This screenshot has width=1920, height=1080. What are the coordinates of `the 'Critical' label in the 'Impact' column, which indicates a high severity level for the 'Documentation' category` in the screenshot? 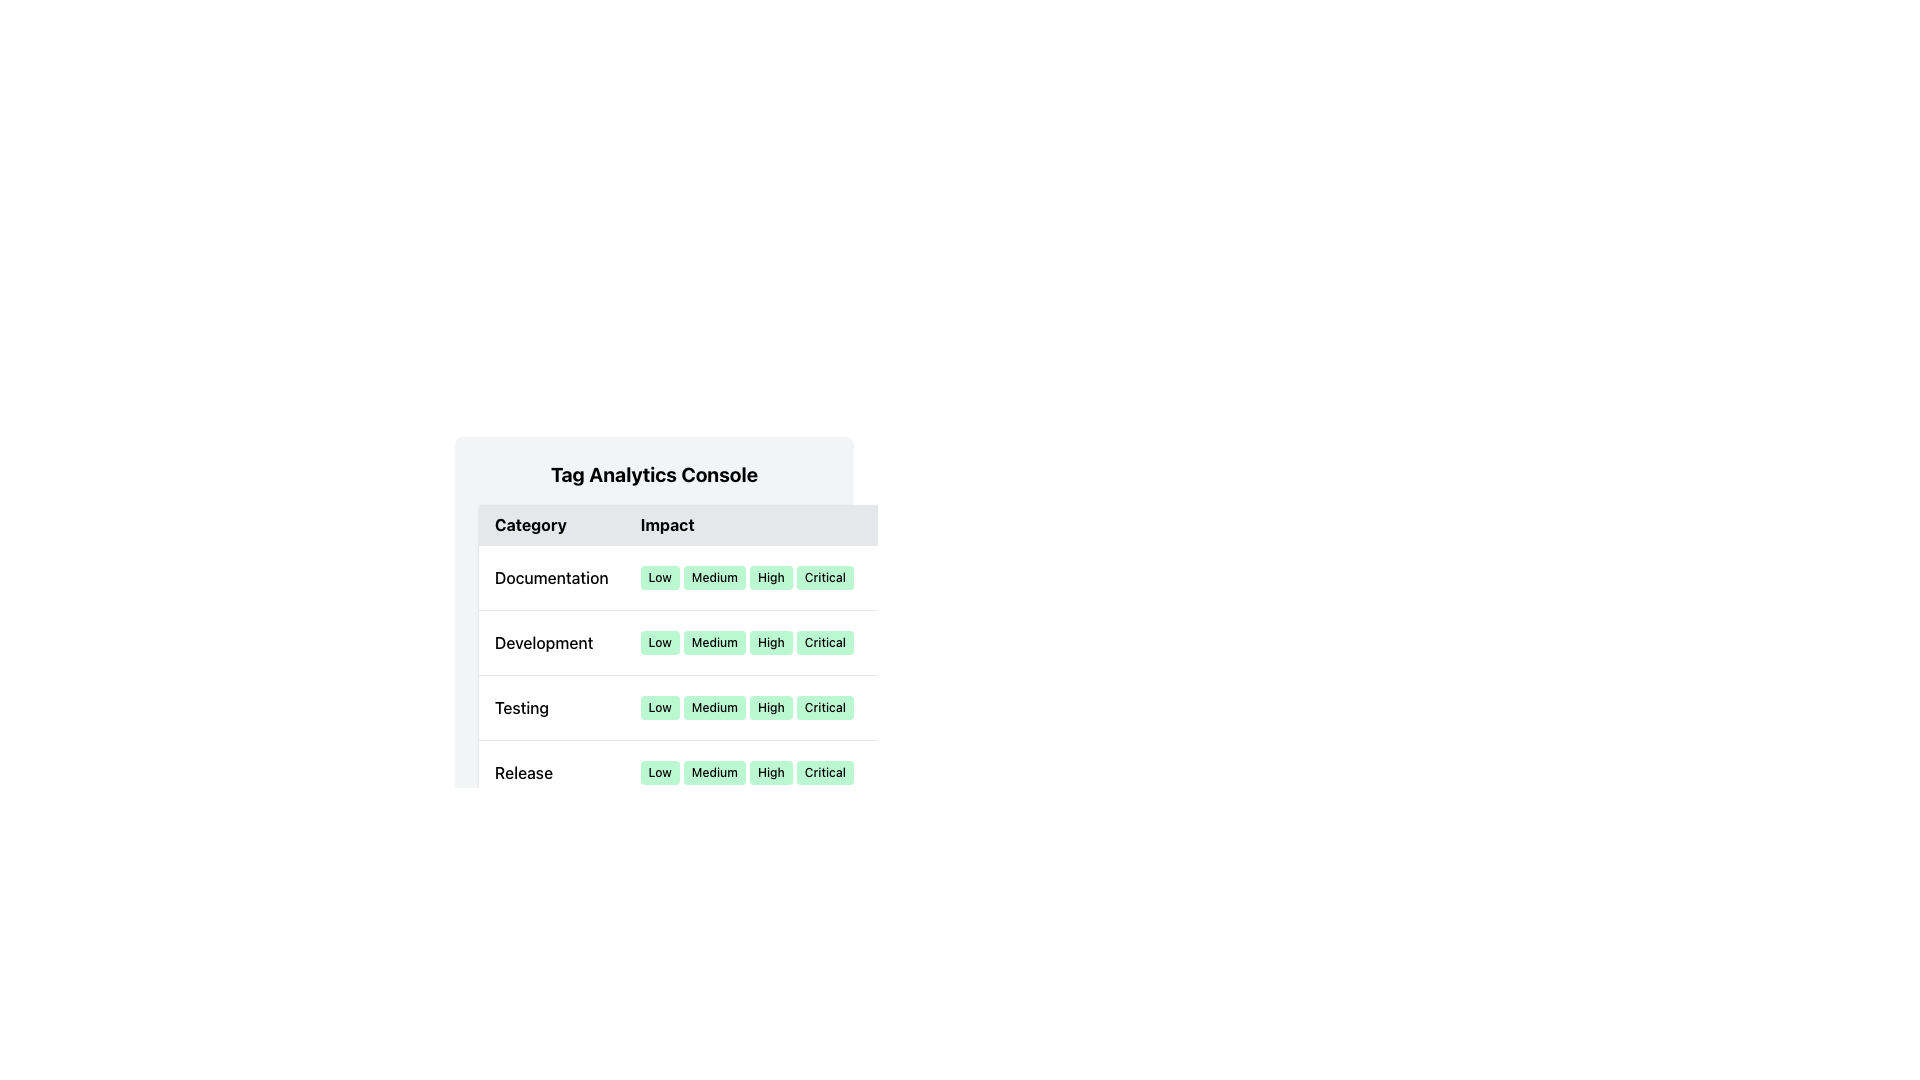 It's located at (825, 578).